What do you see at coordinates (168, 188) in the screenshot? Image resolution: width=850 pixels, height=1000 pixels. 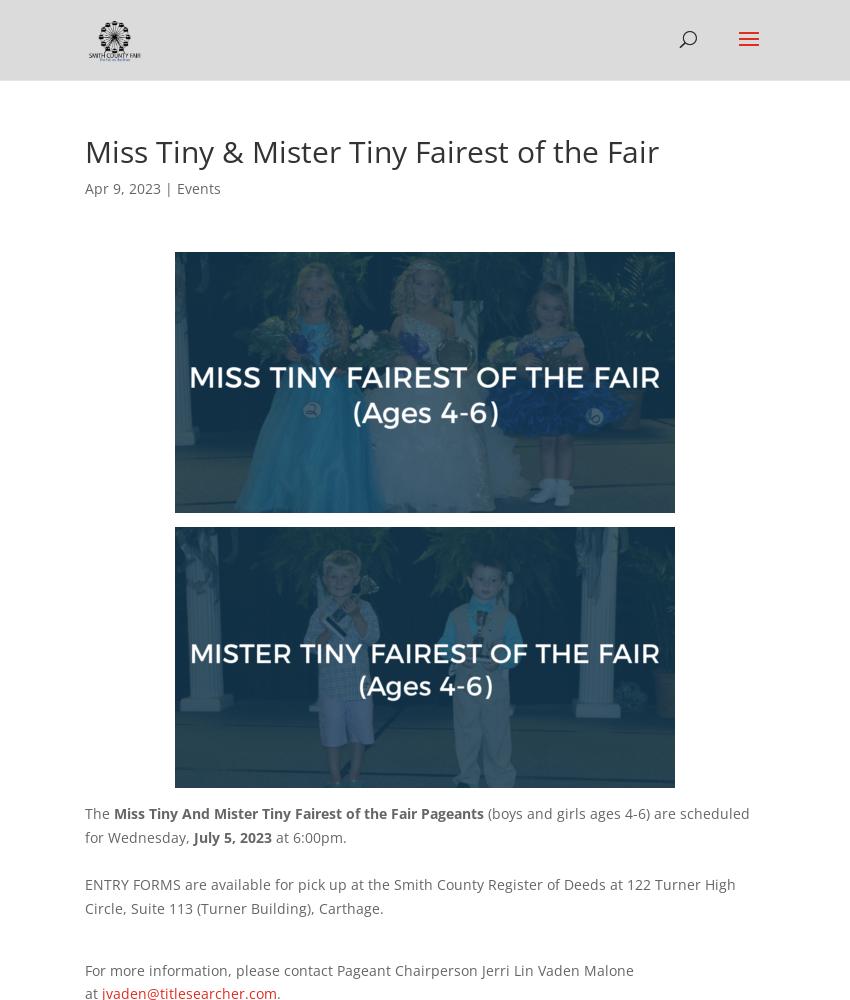 I see `'|'` at bounding box center [168, 188].